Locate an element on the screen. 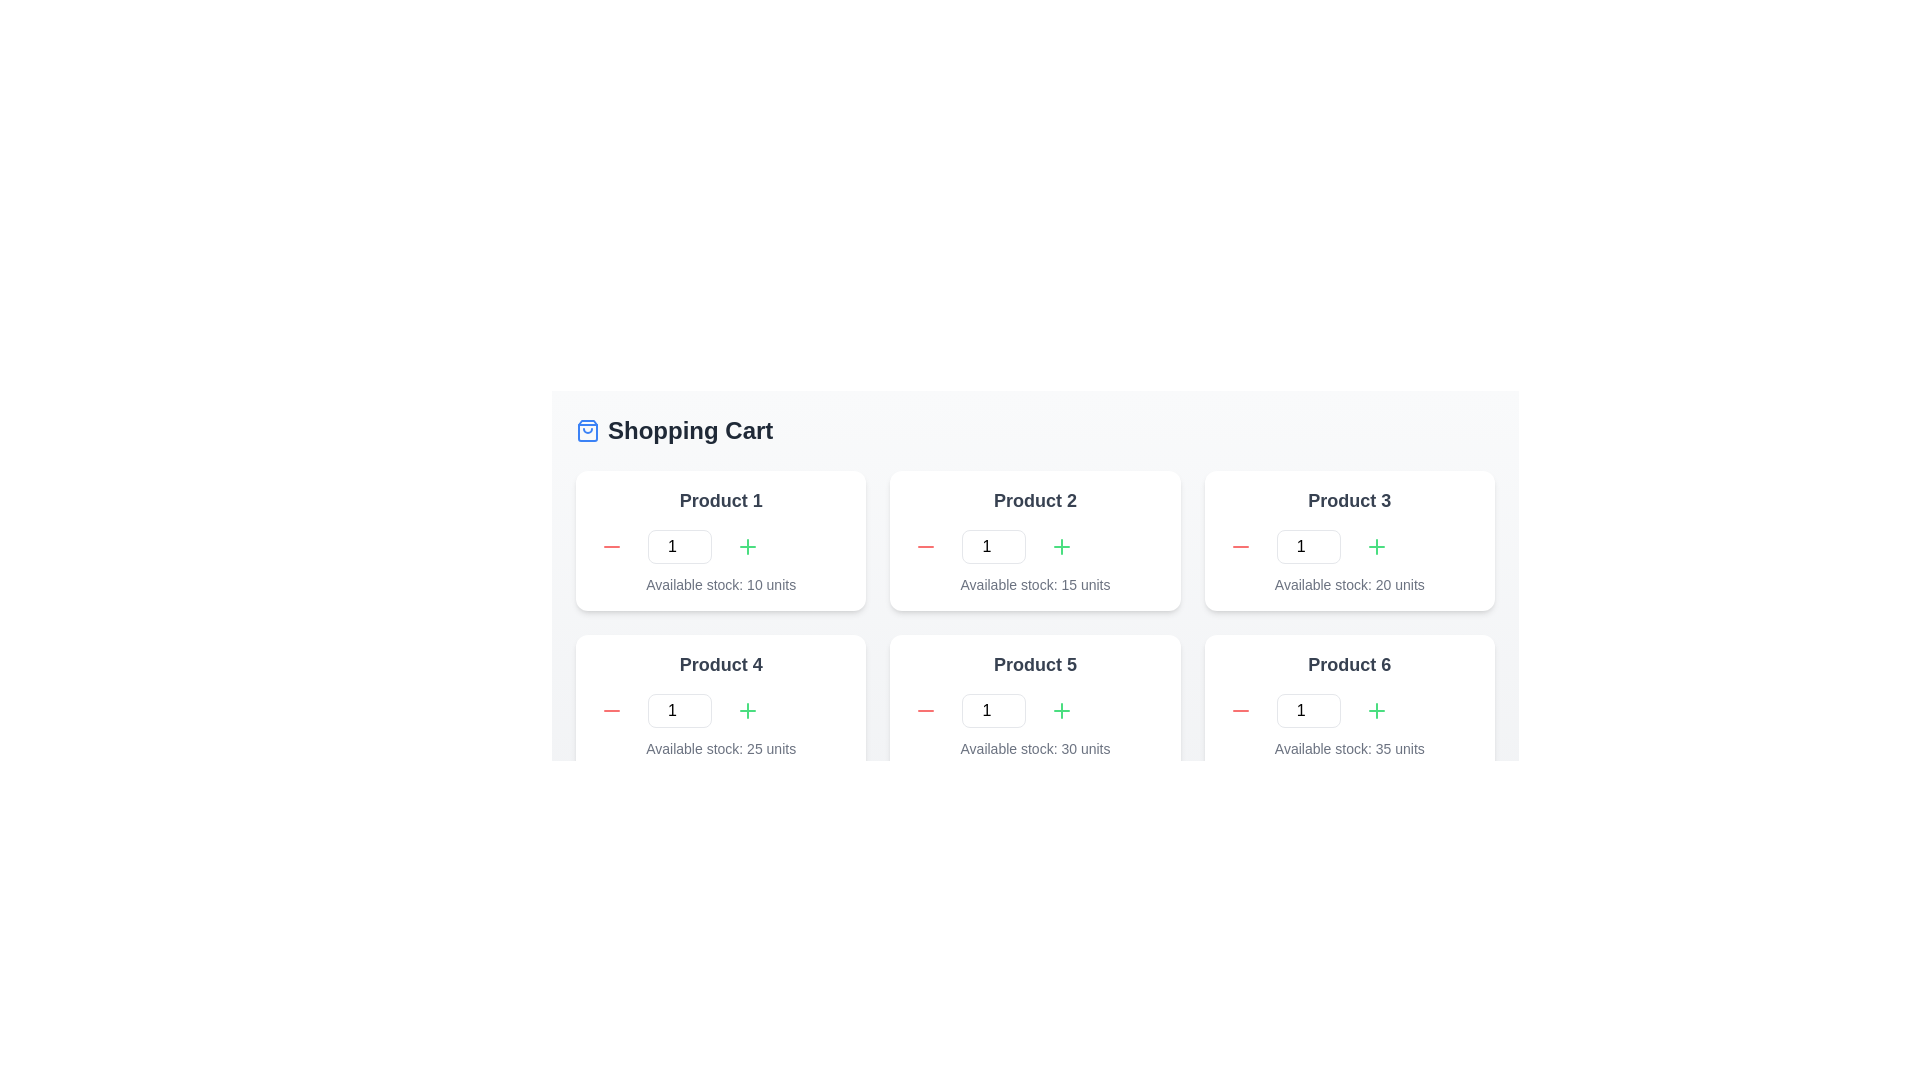 The image size is (1920, 1080). the green plus icon button located inside the 'Product 3' box in the top-right corner of the grid layout is located at coordinates (1375, 547).